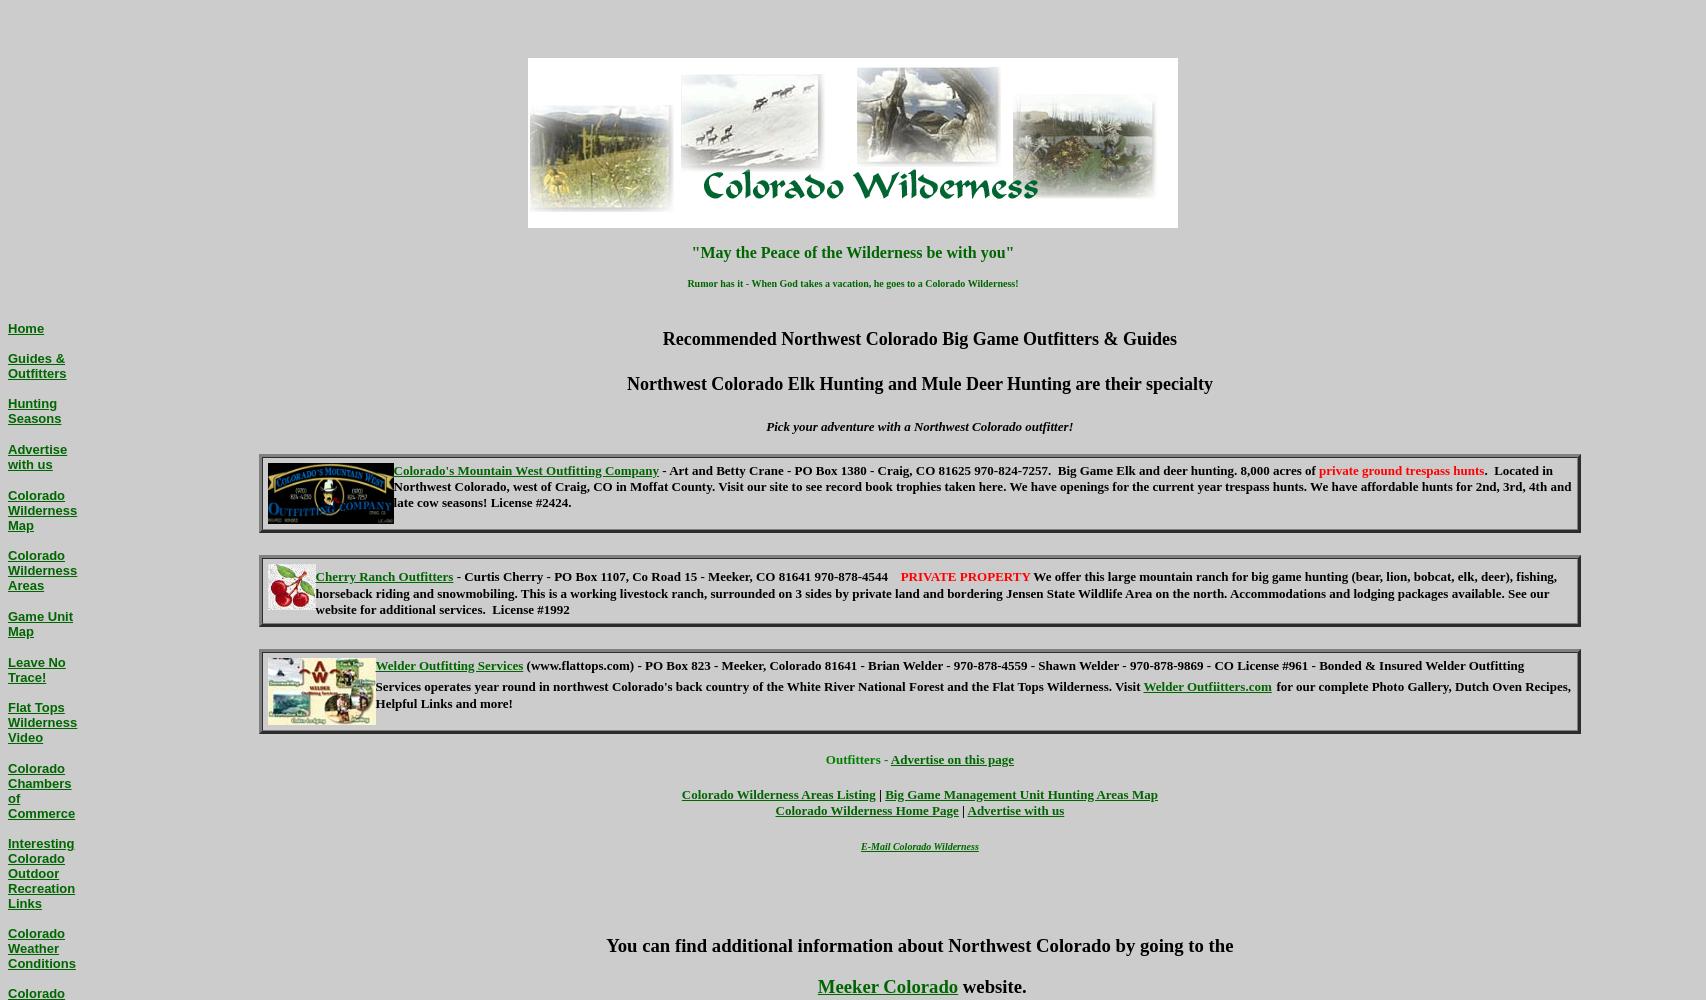 This screenshot has width=1706, height=1000. Describe the element at coordinates (393, 468) in the screenshot. I see `'Colorado's Mountain West Outfitting Company'` at that location.